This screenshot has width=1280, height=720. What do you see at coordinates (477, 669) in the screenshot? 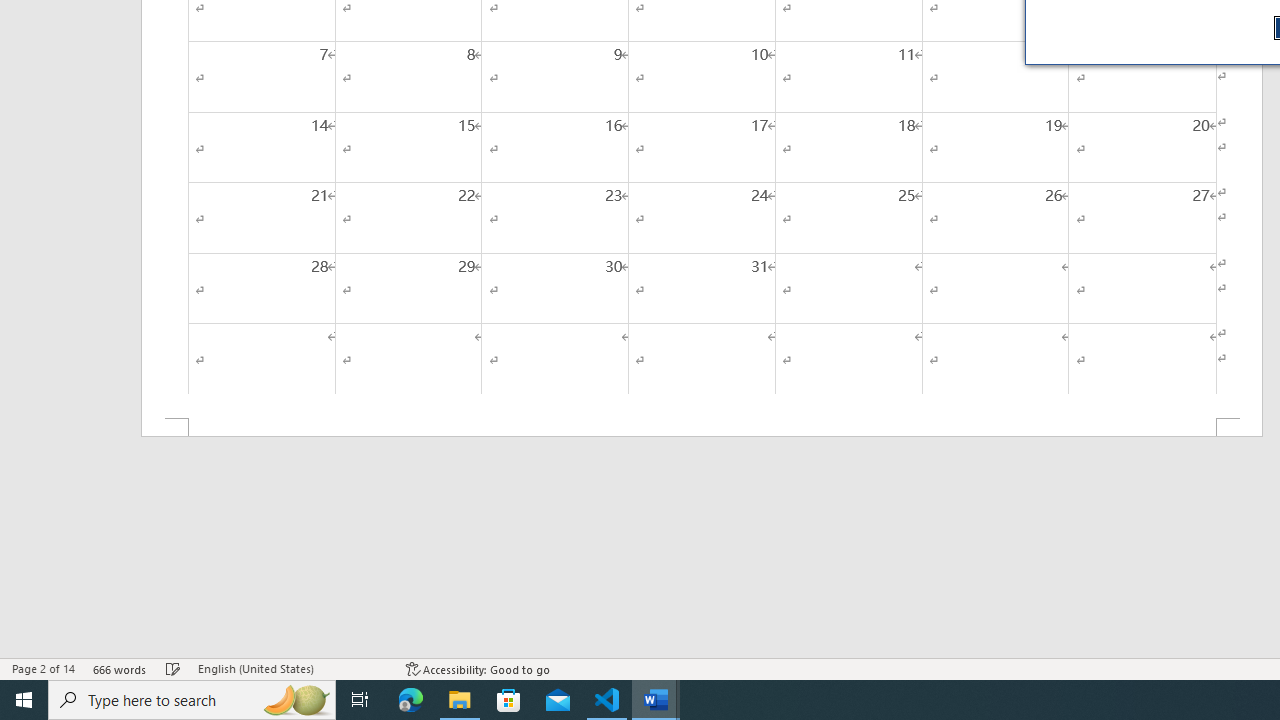
I see `'Accessibility Checker Accessibility: Good to go'` at bounding box center [477, 669].